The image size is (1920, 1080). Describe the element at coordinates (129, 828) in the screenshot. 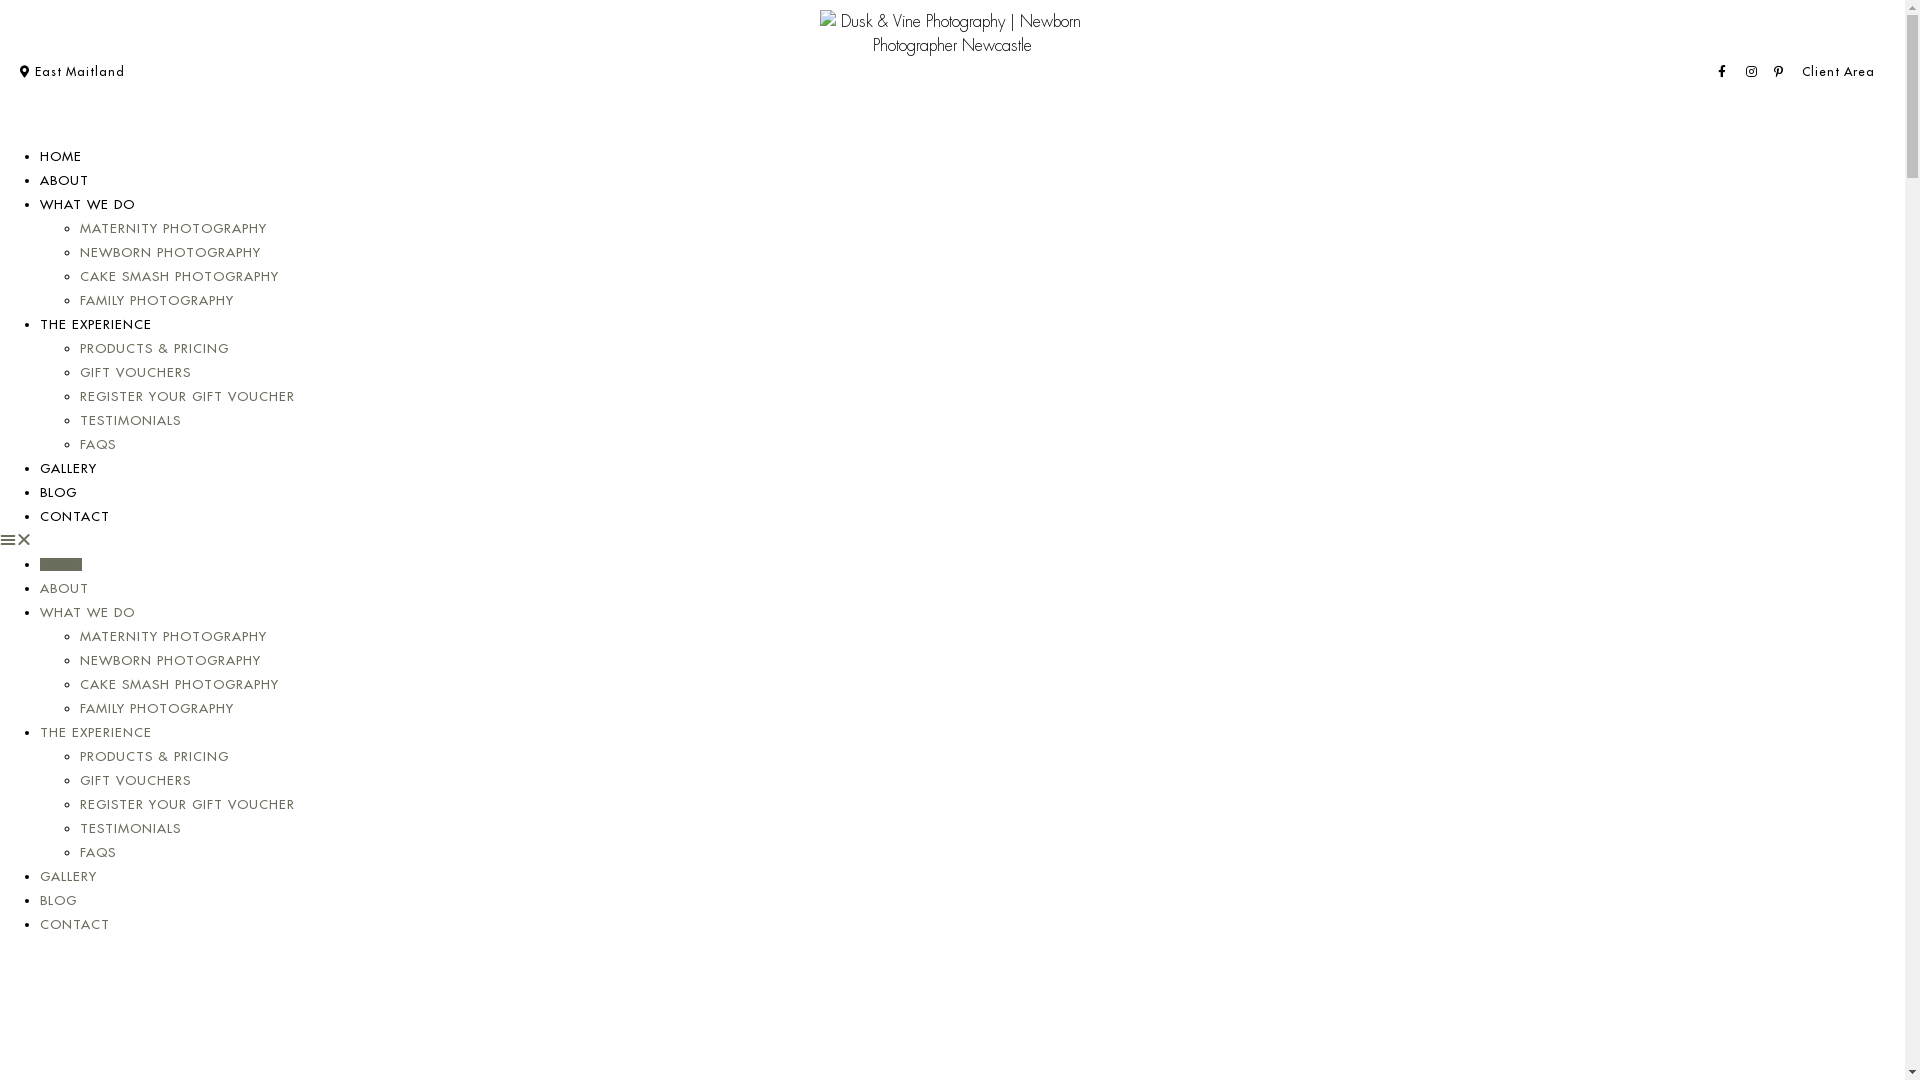

I see `'TESTIMONIALS'` at that location.